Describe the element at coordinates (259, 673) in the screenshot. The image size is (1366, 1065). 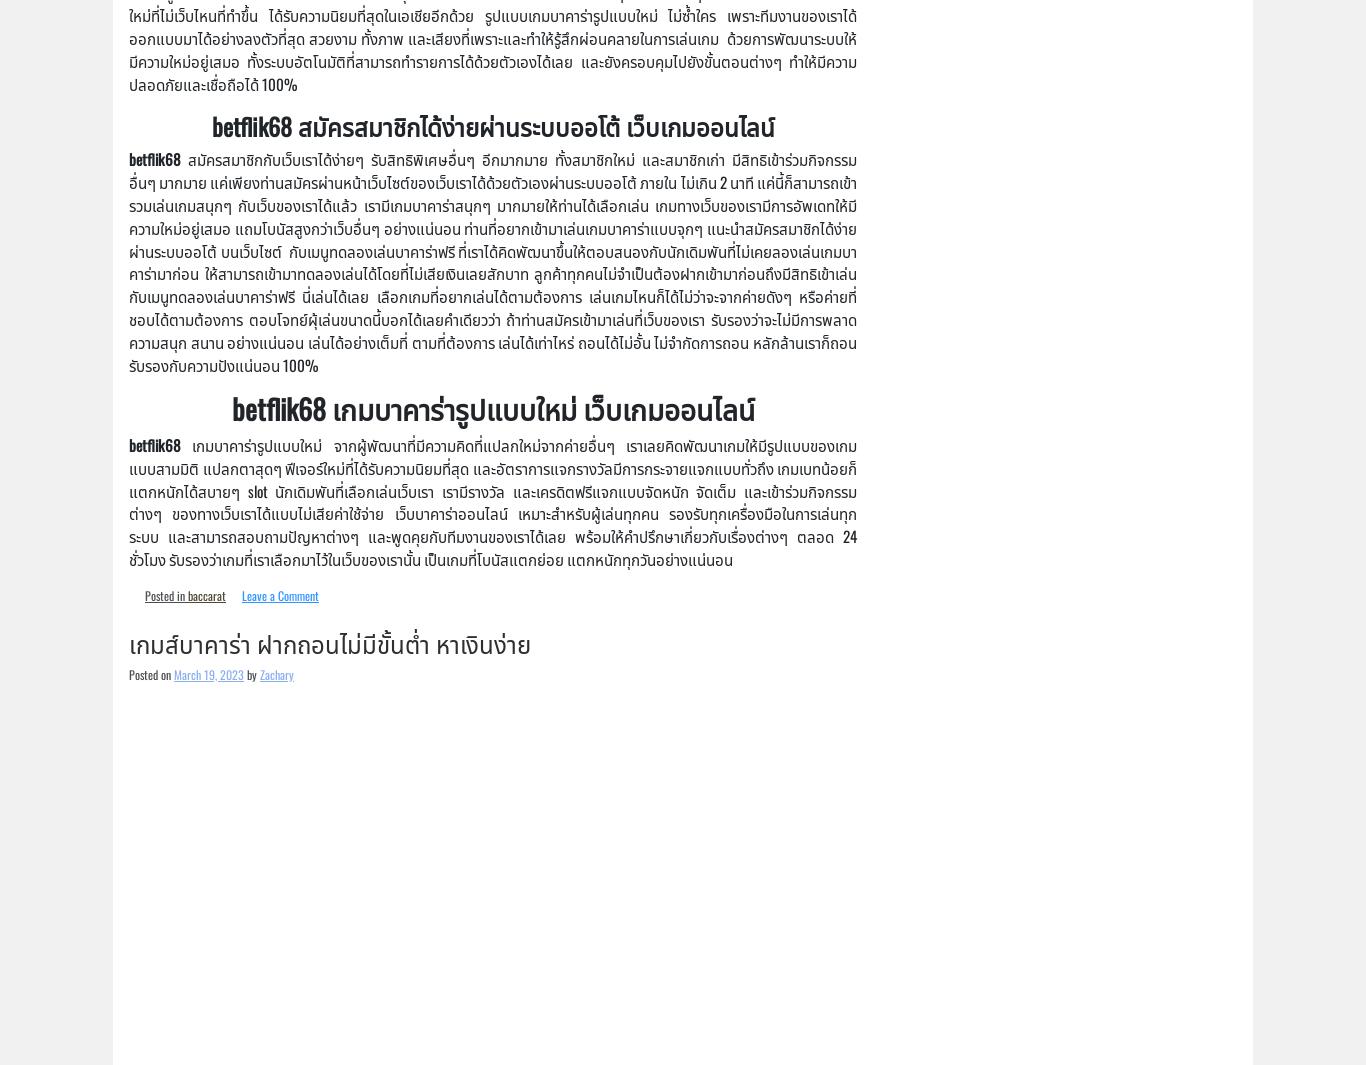
I see `'Zachary'` at that location.